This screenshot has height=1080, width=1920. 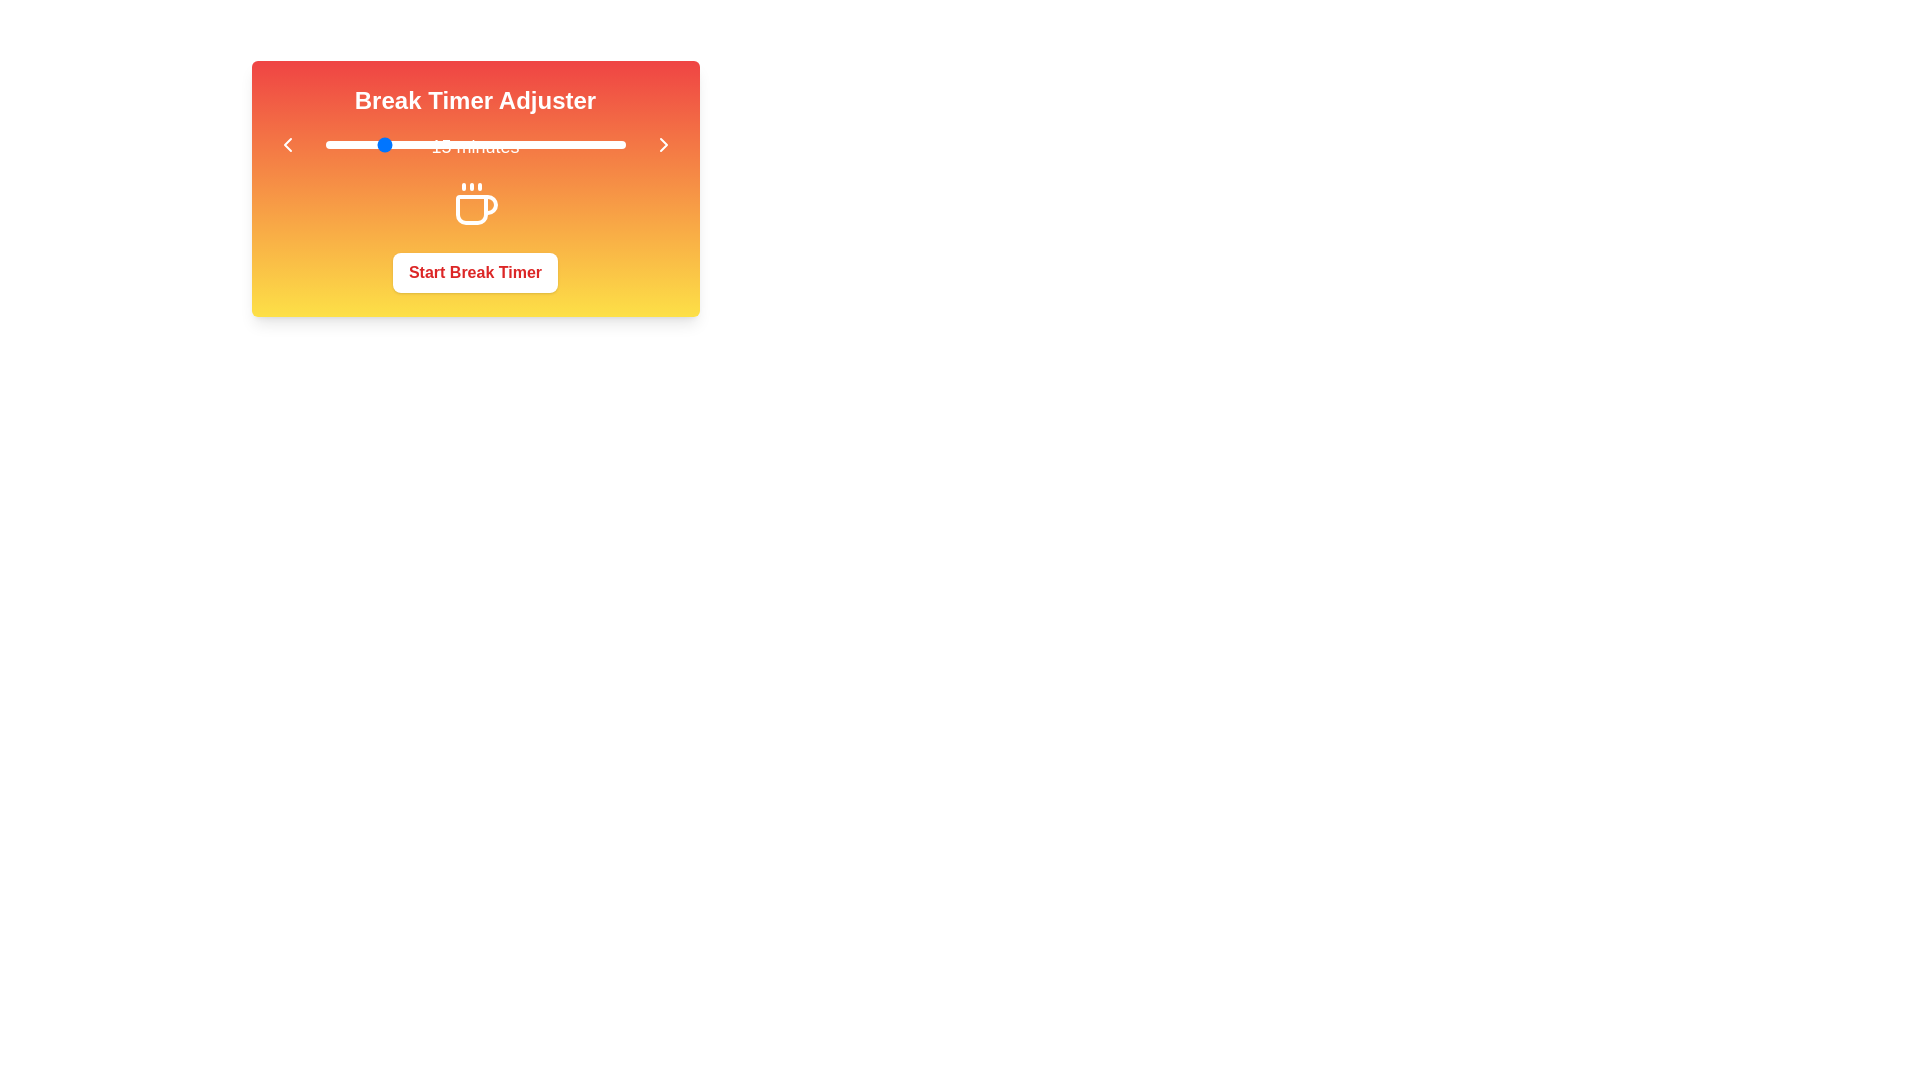 I want to click on the slider to set the break duration to 27 minutes, so click(x=444, y=144).